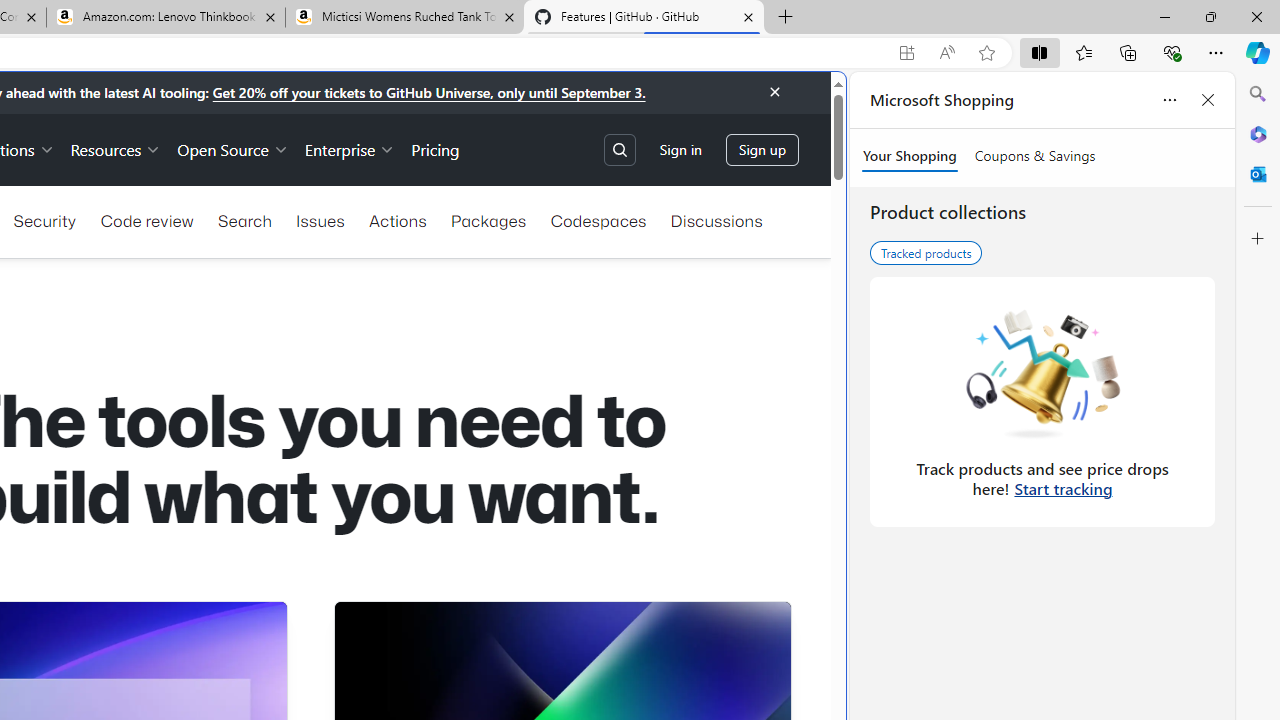  Describe the element at coordinates (716, 221) in the screenshot. I see `'Discussions'` at that location.